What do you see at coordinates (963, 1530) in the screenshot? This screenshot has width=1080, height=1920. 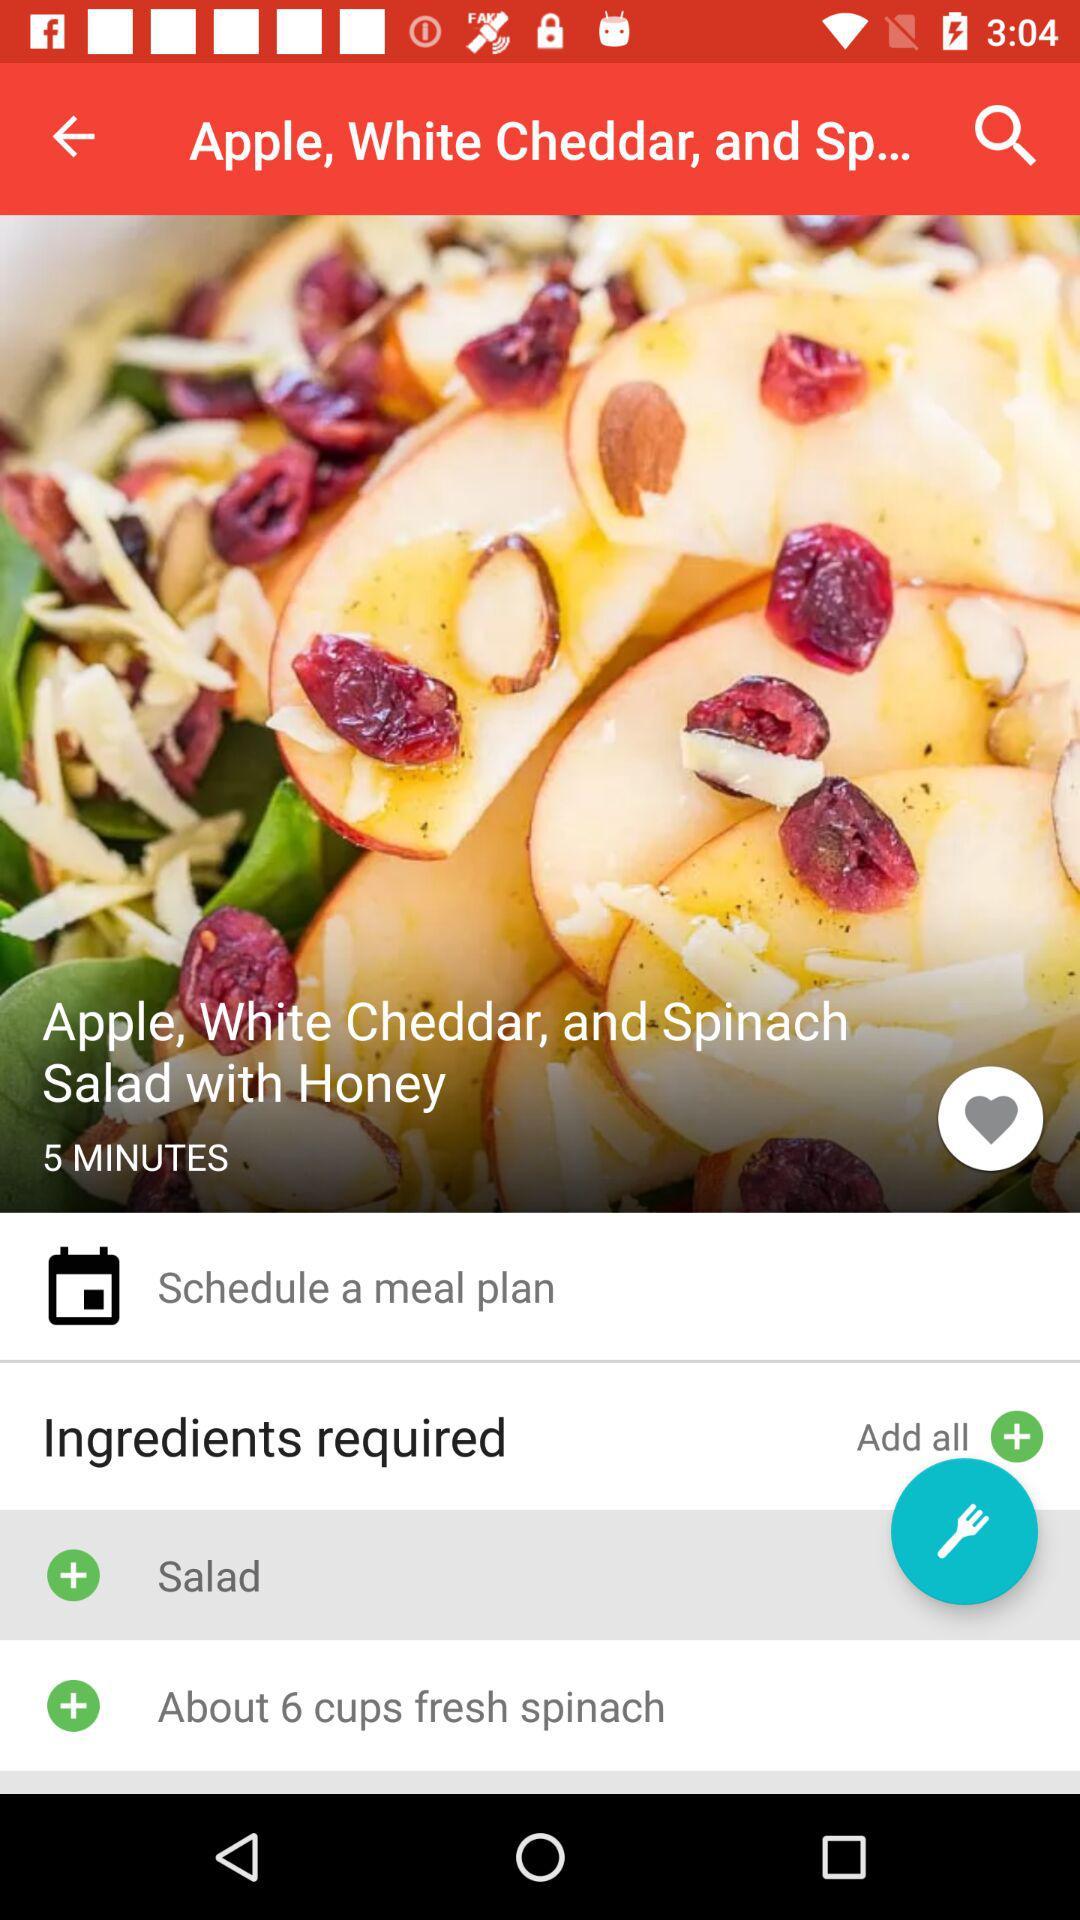 I see `the item to the right of ingredients required item` at bounding box center [963, 1530].